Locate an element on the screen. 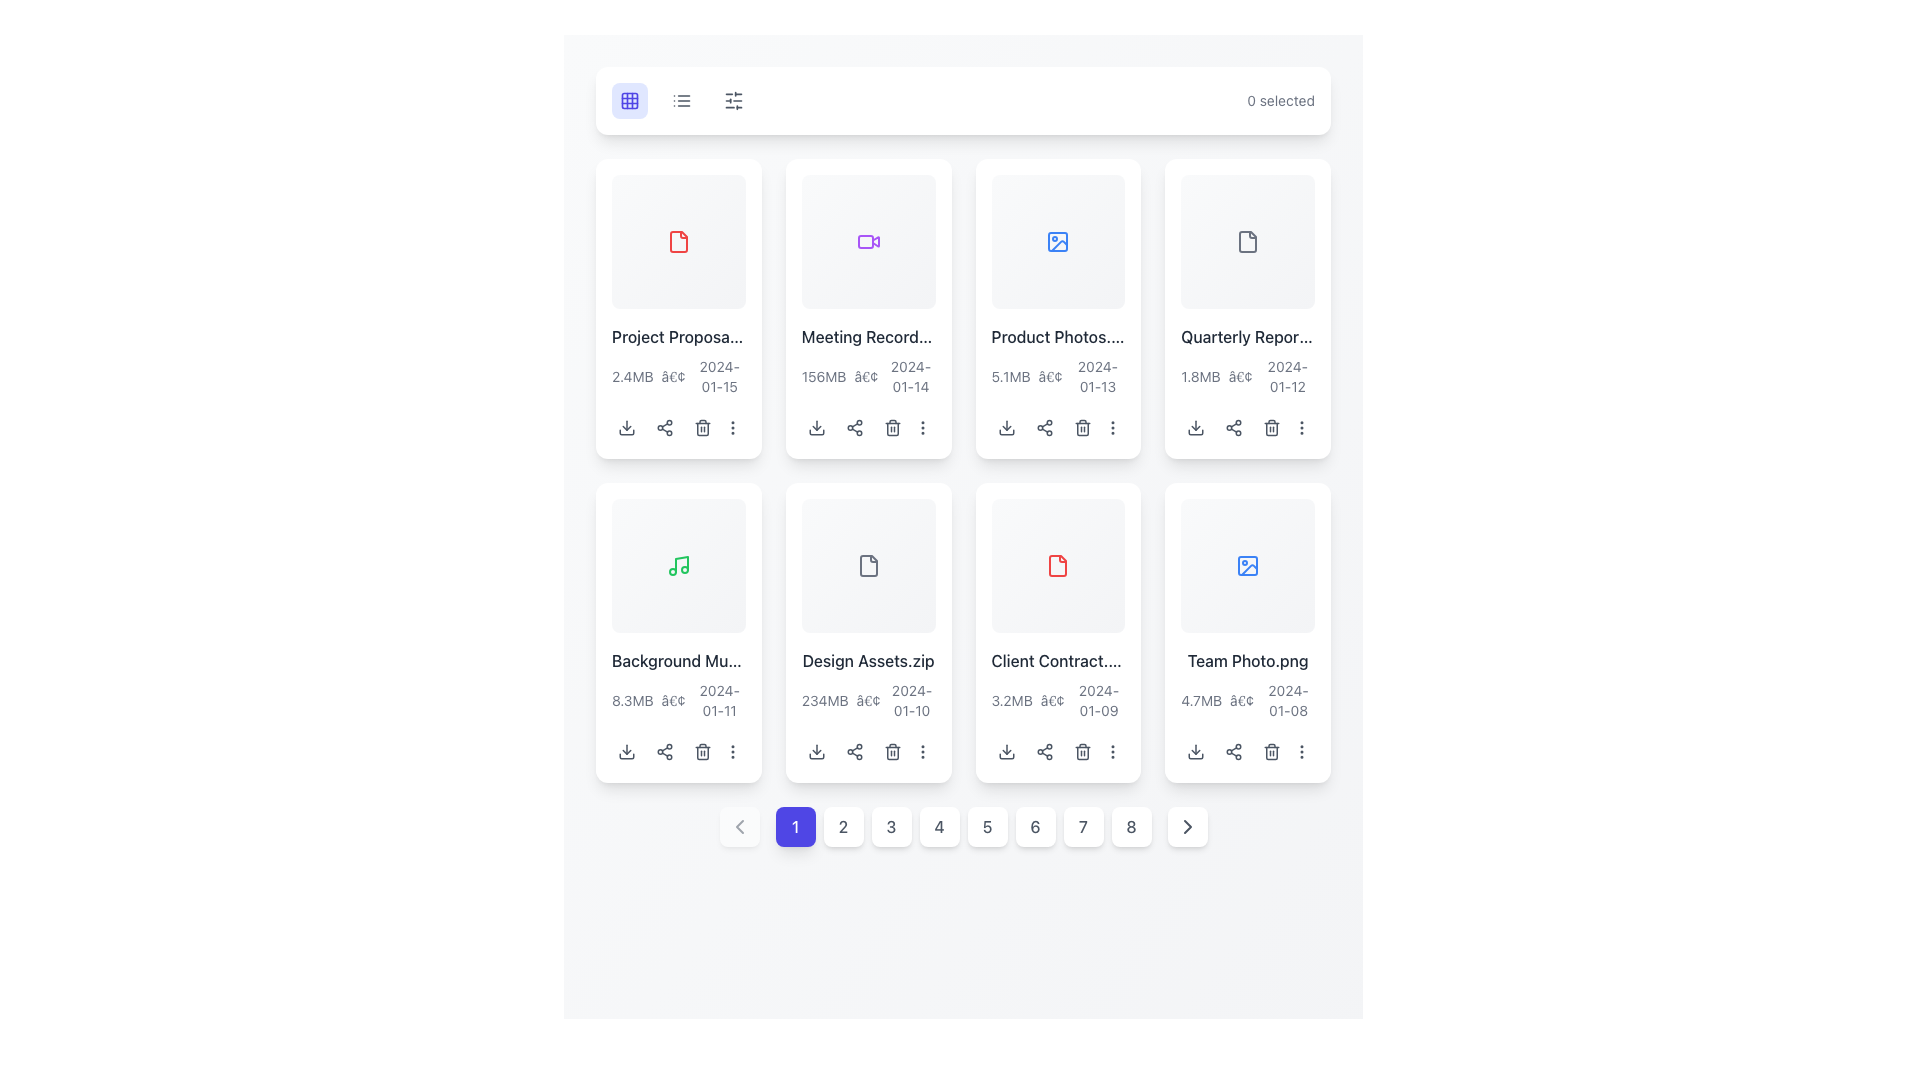 The width and height of the screenshot is (1920, 1080). the static text label displaying the file size '4.7MB' of the card labeled 'Team Photo.png', located in the lower part of the card is located at coordinates (1200, 699).